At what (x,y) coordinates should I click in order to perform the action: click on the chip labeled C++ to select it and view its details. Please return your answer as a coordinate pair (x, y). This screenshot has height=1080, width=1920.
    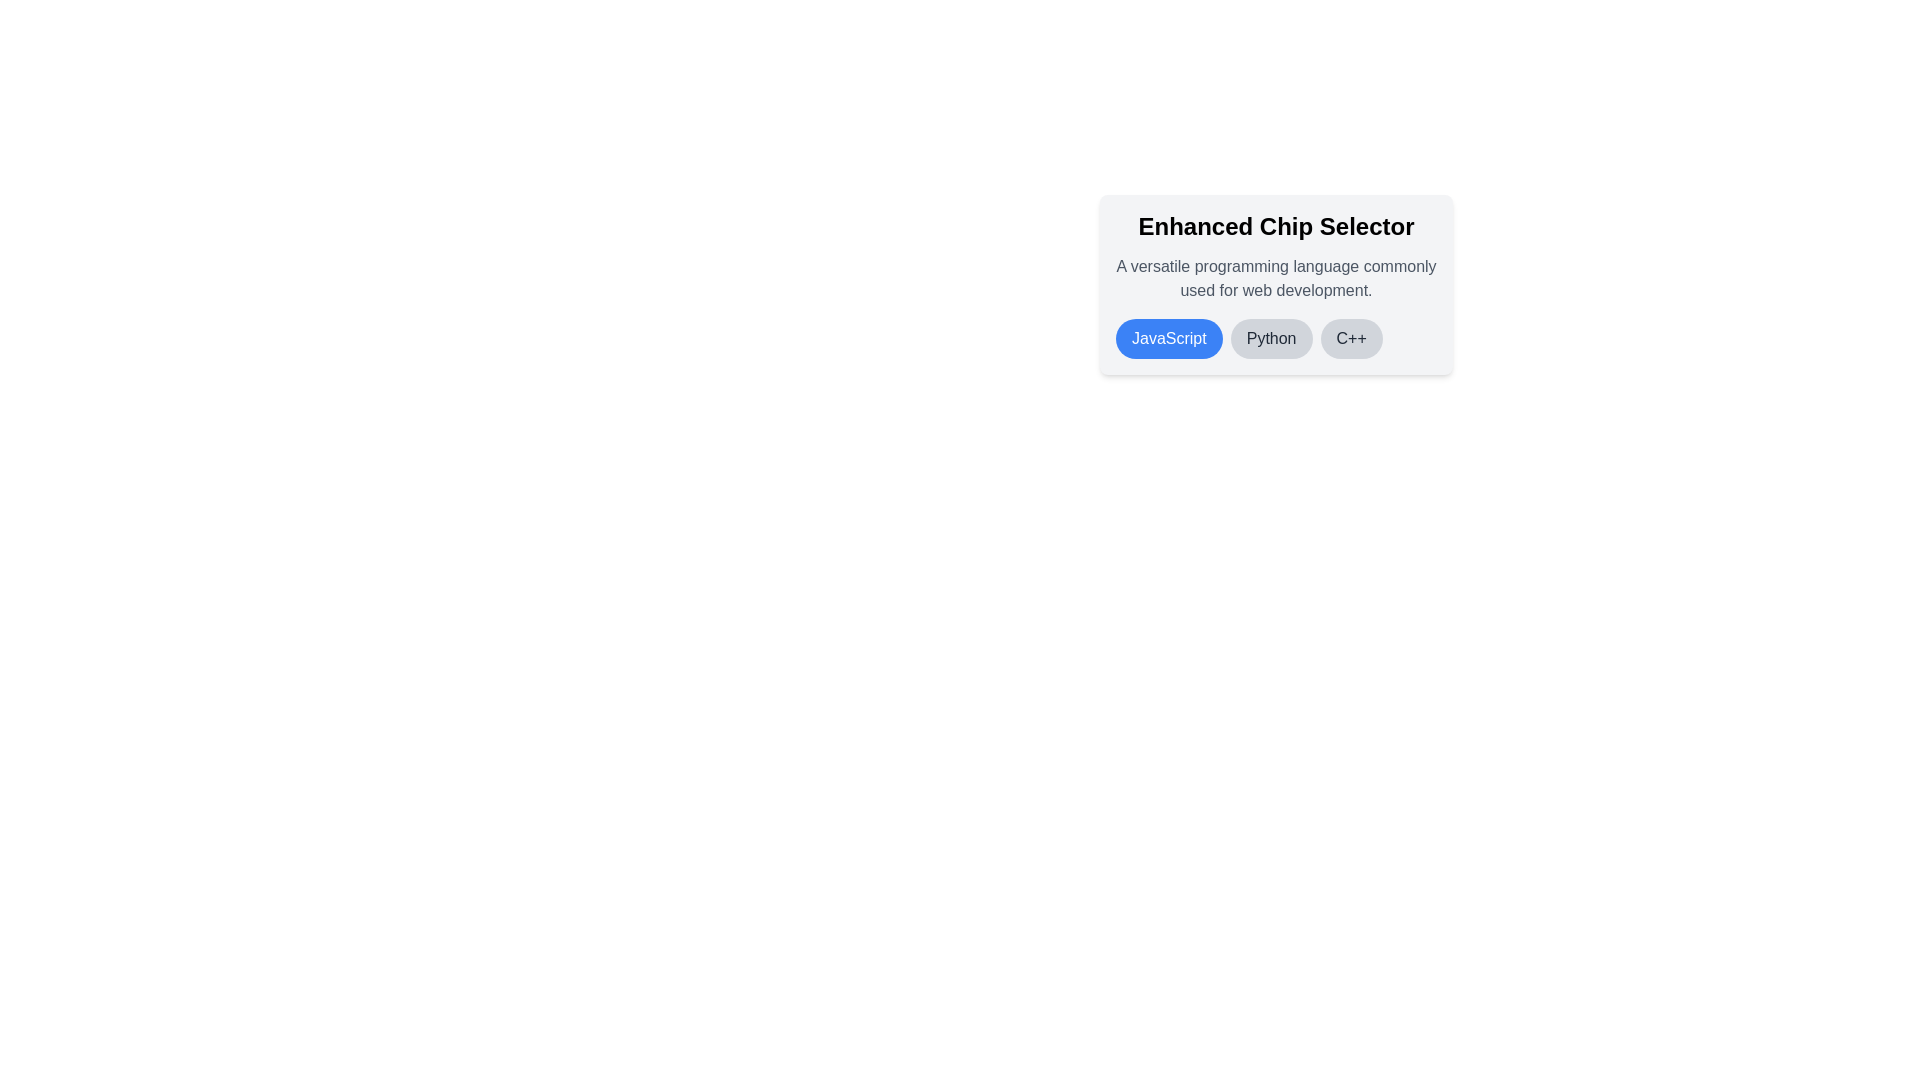
    Looking at the image, I should click on (1351, 338).